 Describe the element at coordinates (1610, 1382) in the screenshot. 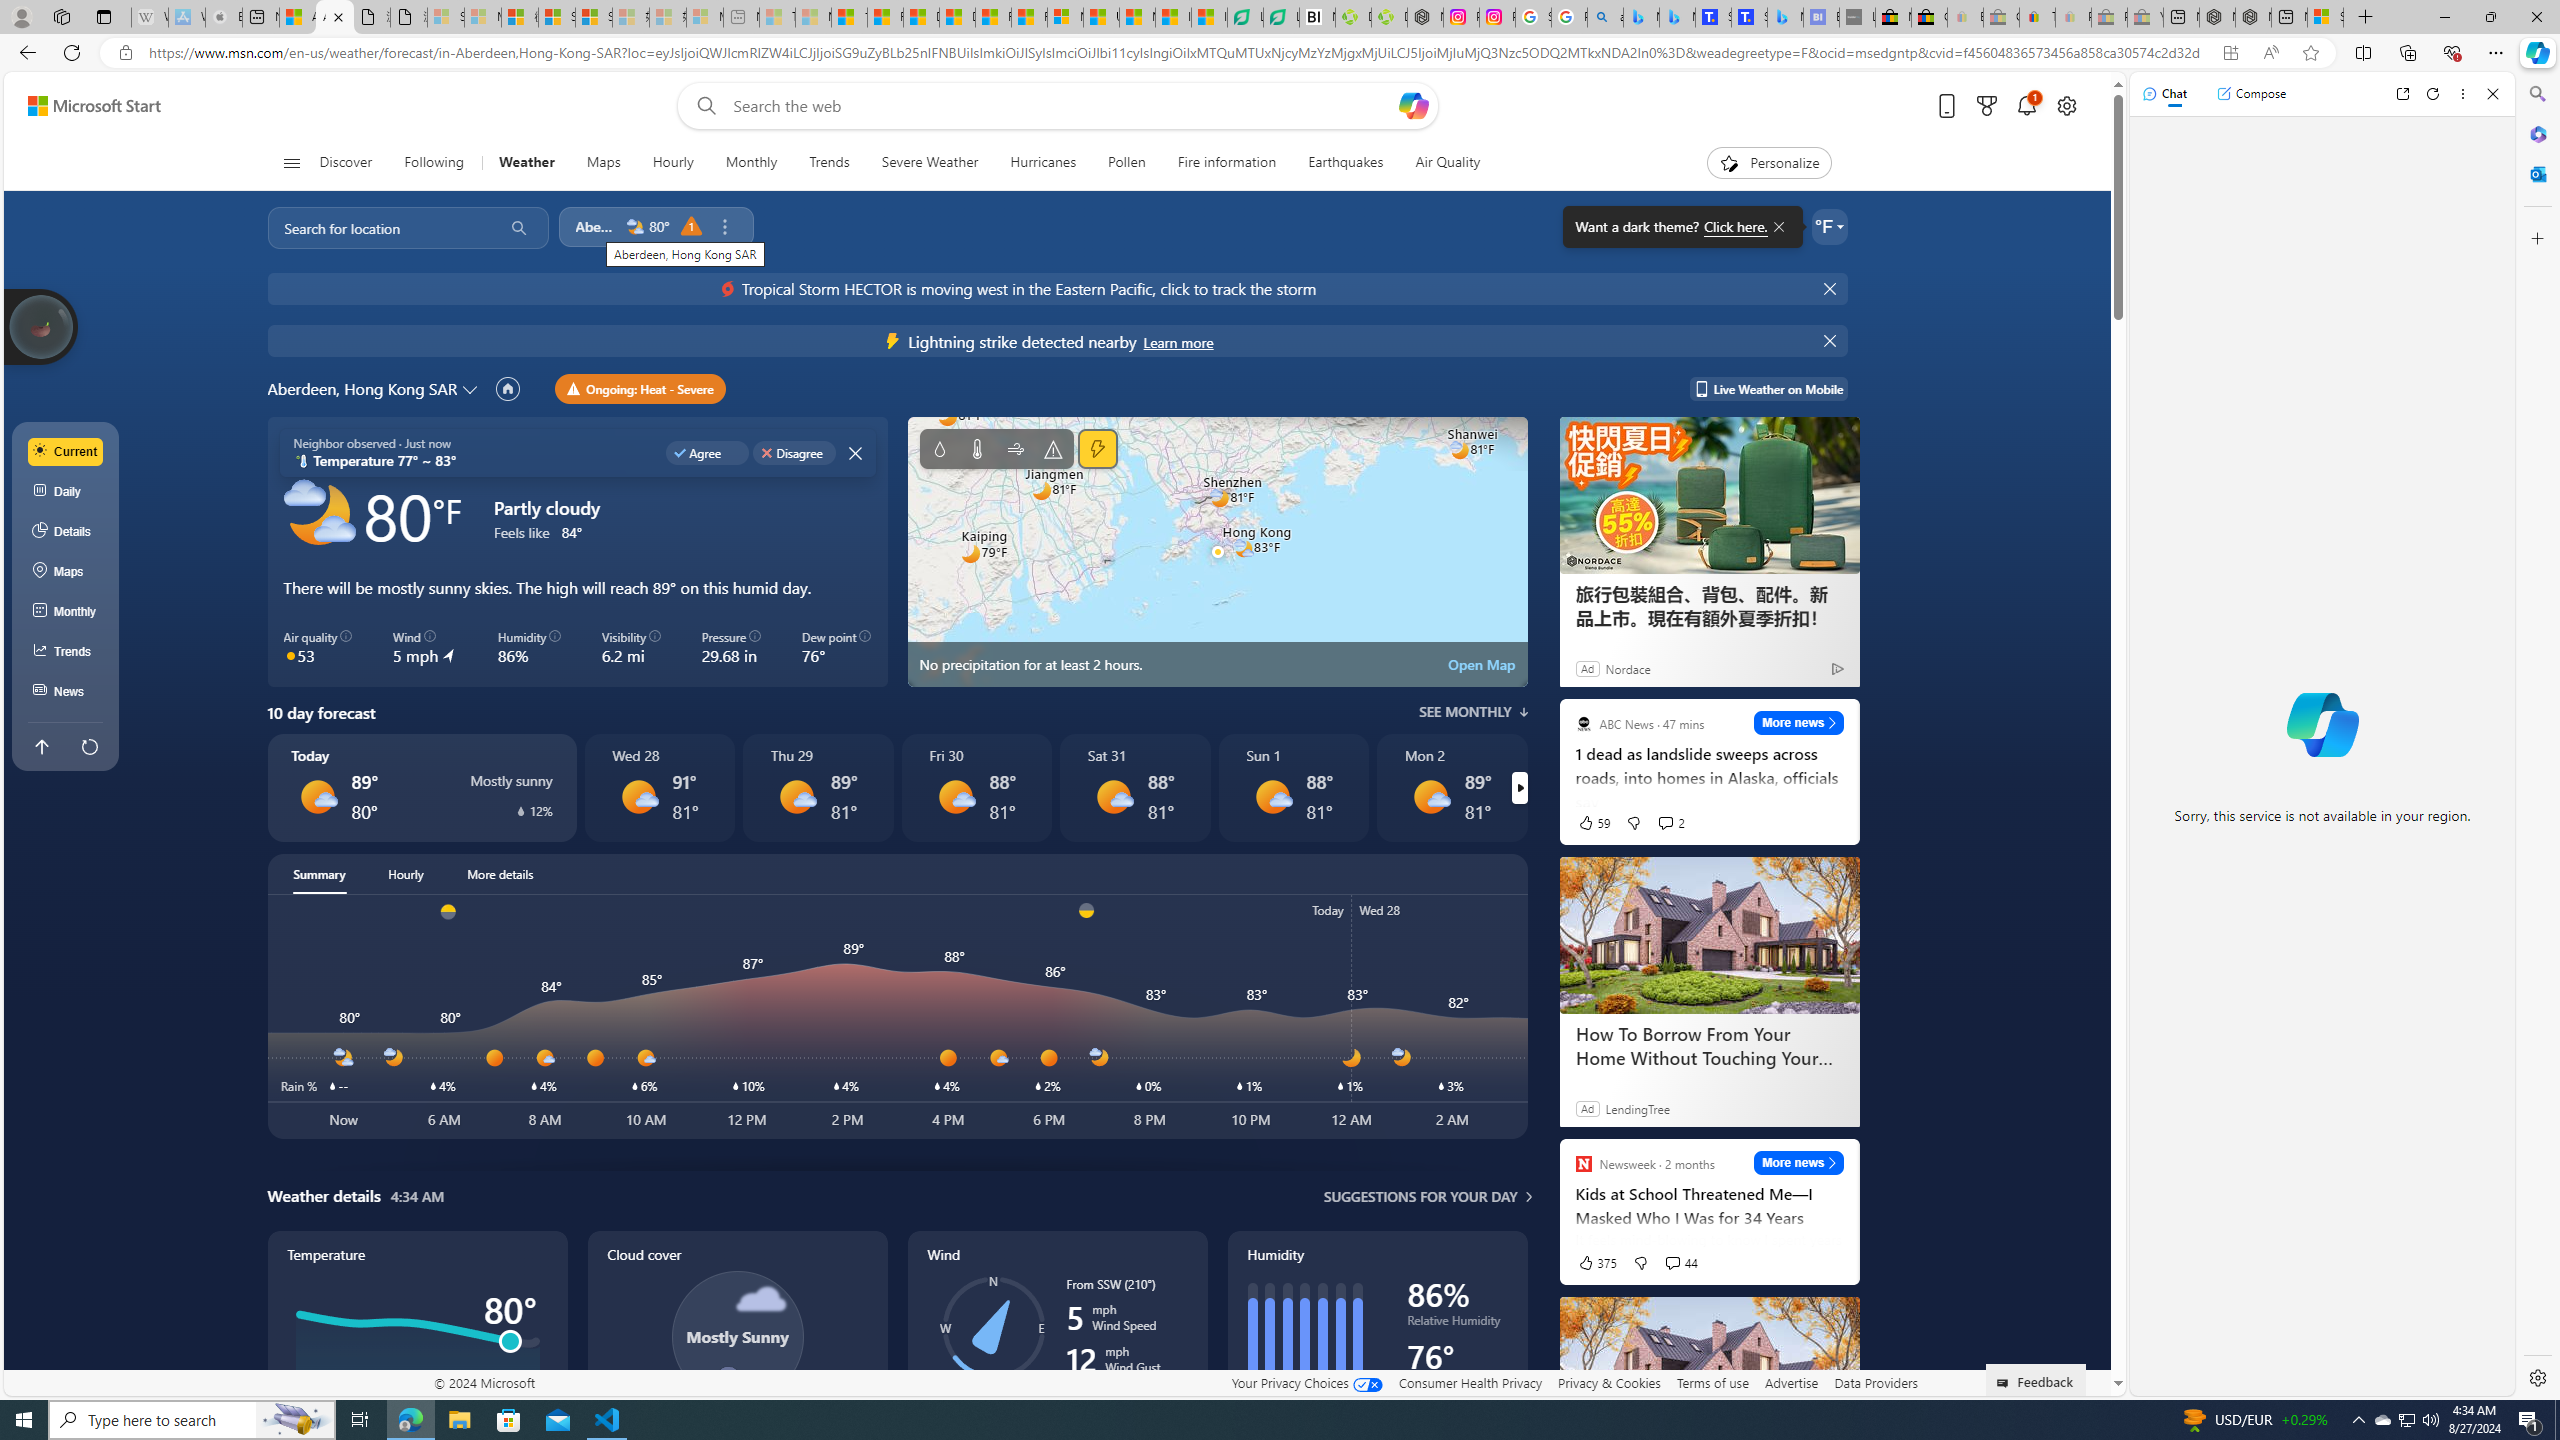

I see `'Privacy & Cookies'` at that location.